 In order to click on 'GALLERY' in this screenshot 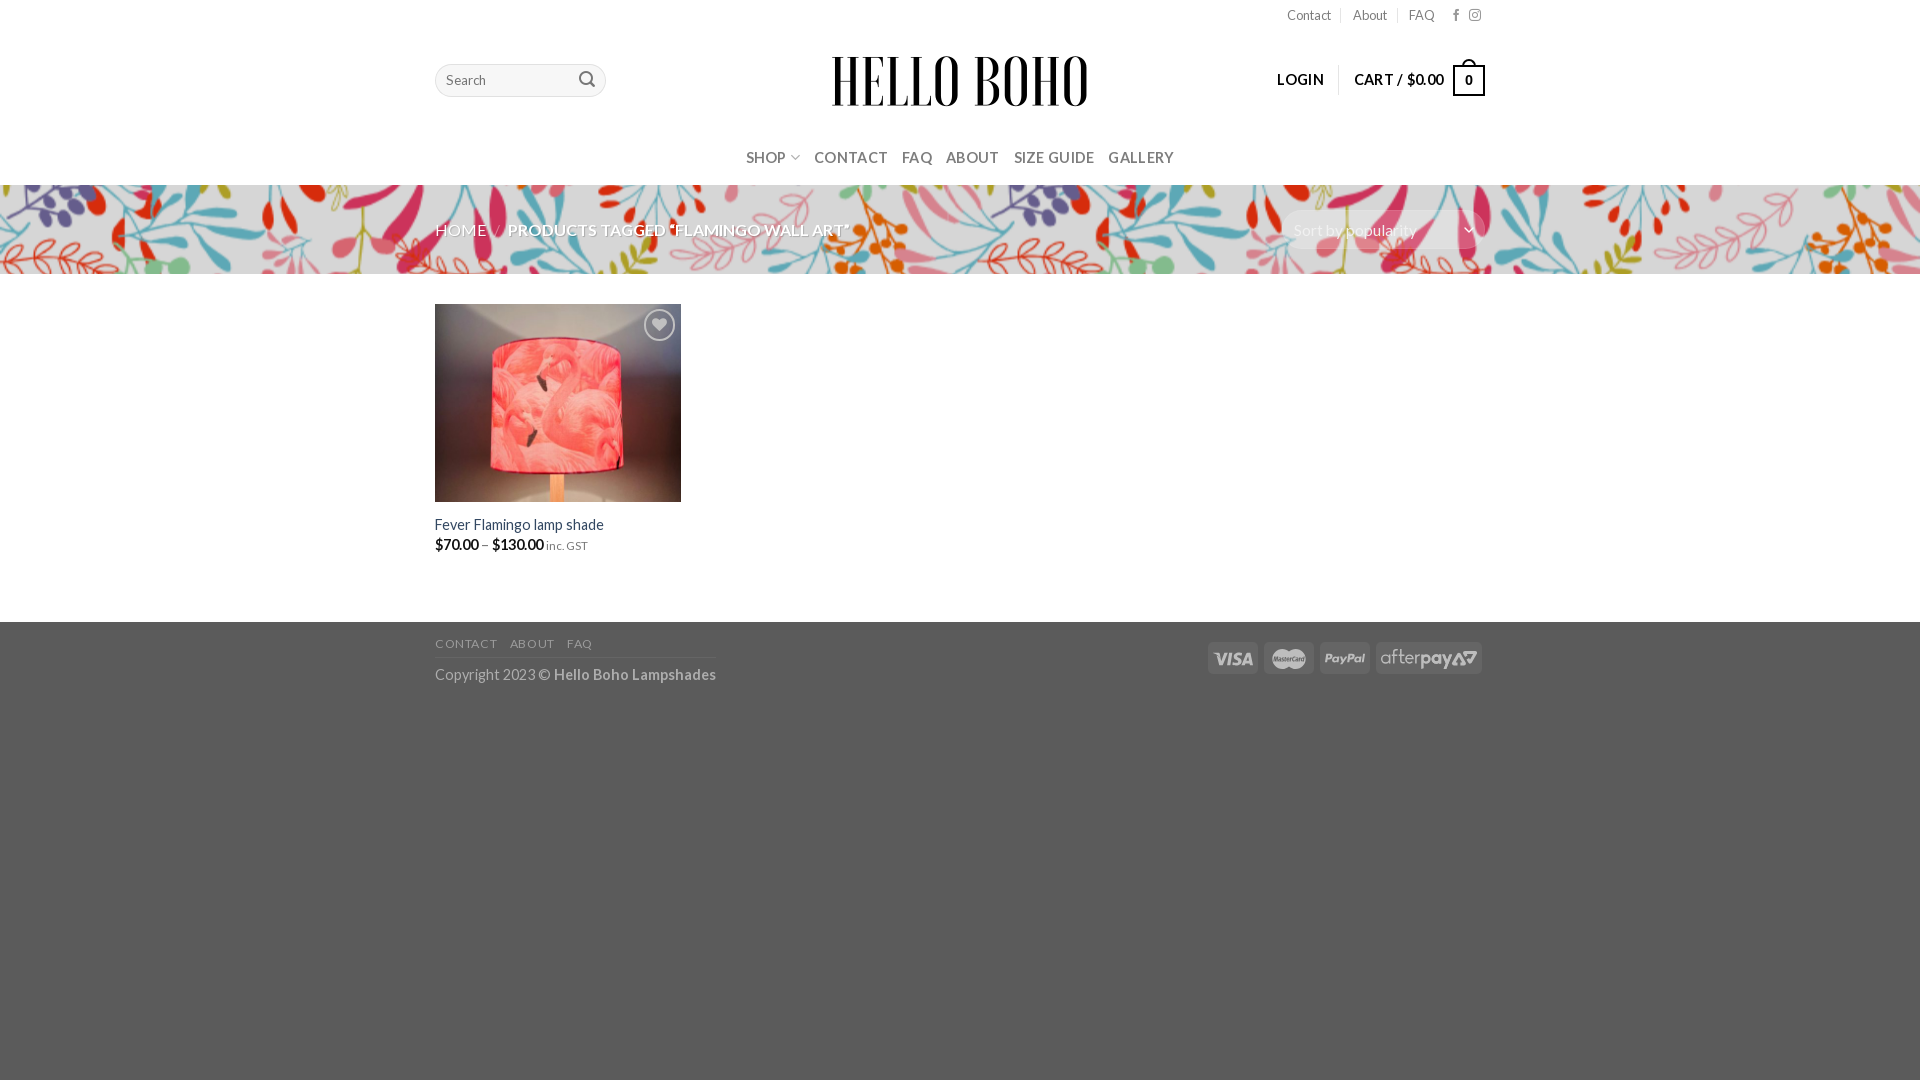, I will do `click(1107, 157)`.